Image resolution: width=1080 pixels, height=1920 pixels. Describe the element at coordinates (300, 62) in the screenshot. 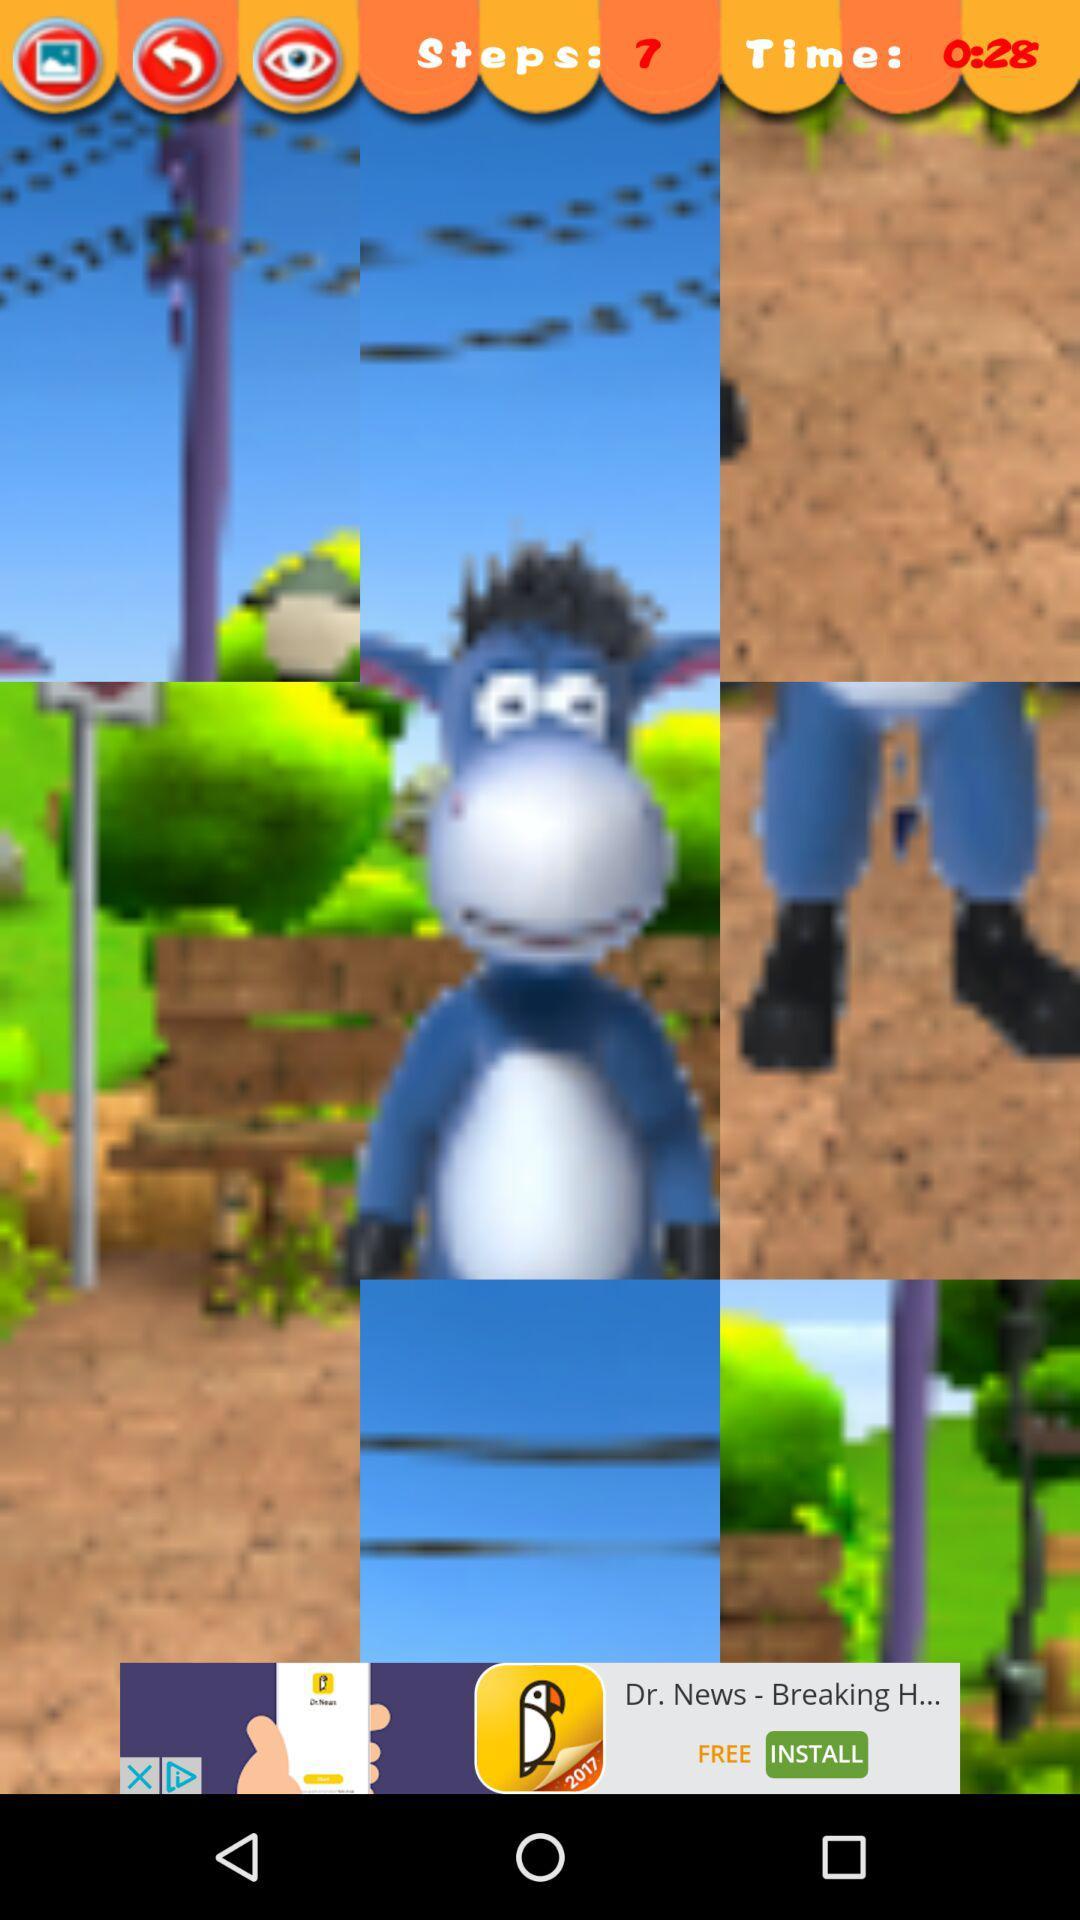

I see `the visibility icon` at that location.